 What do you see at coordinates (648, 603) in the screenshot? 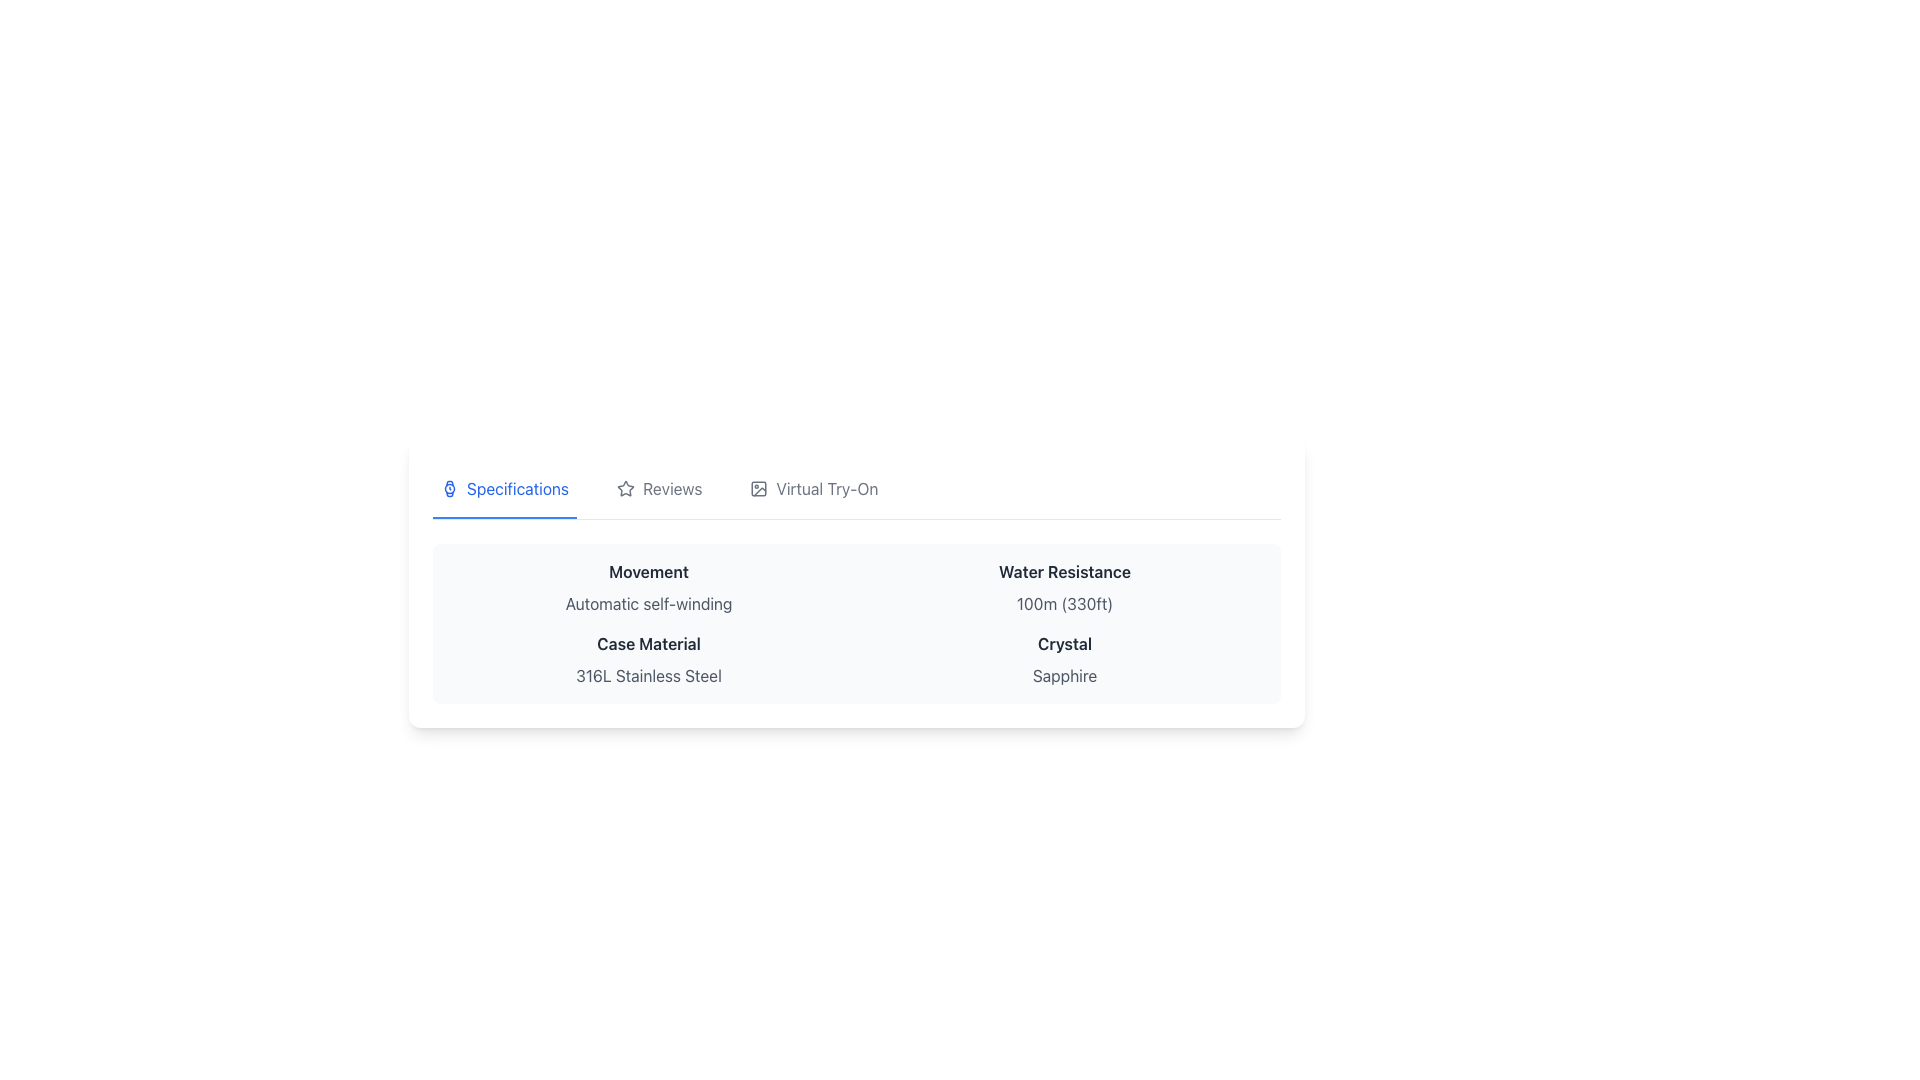
I see `the text label displaying 'Automatic self-winding' located in the 'Specifications' section, directly below the 'Movement' label` at bounding box center [648, 603].